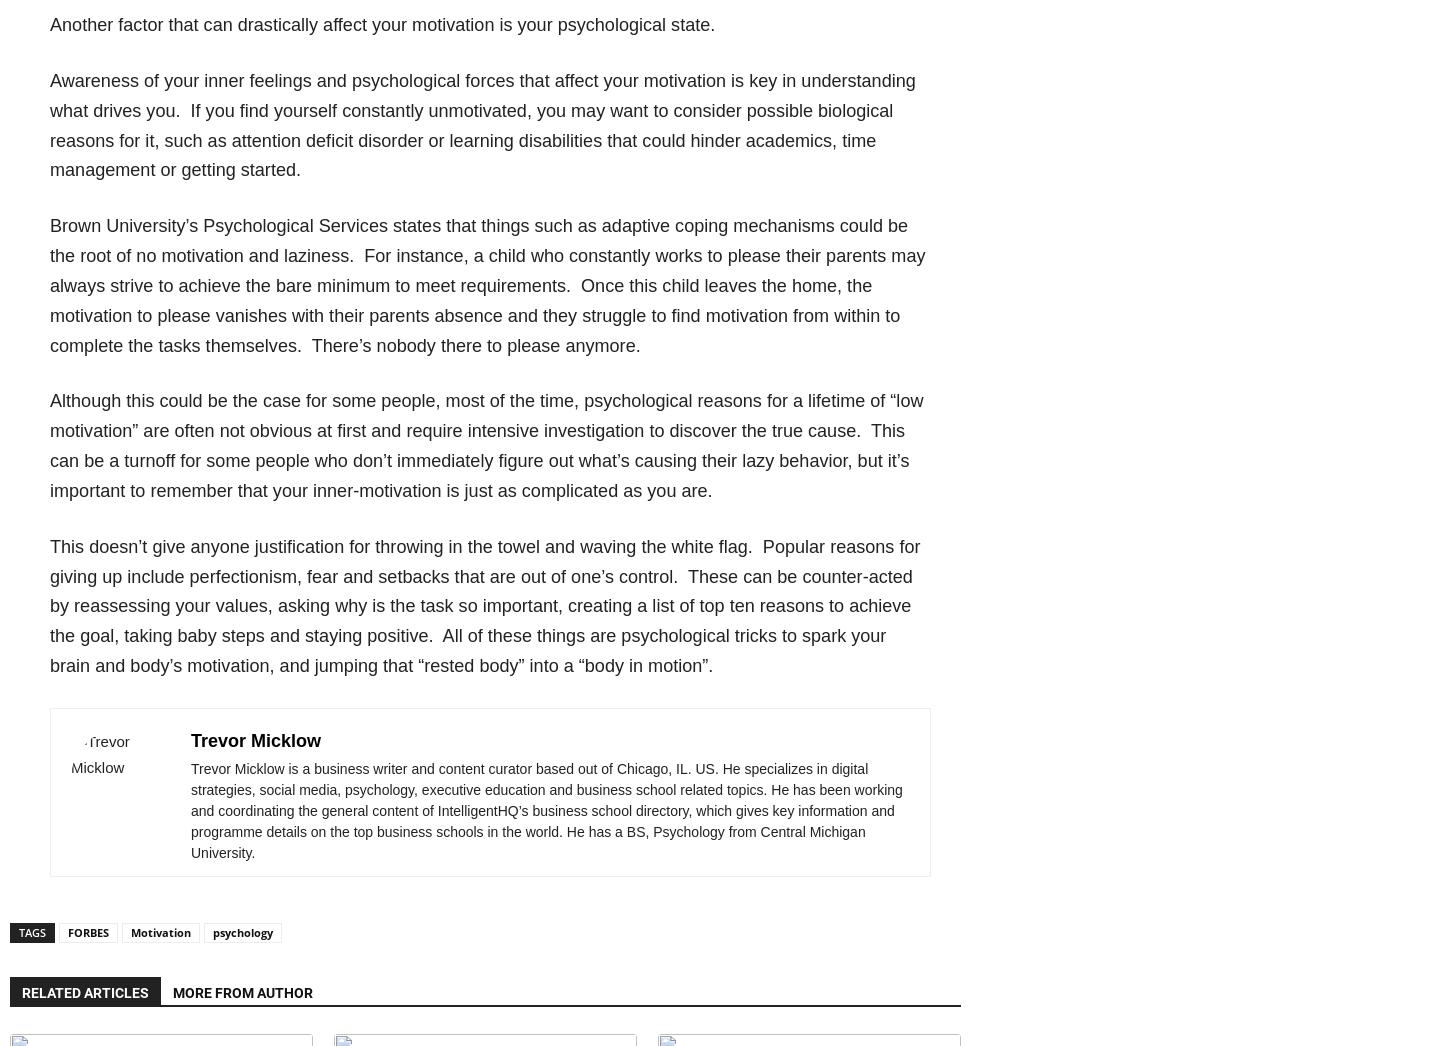  I want to click on 'MORE FROM AUTHOR', so click(243, 991).